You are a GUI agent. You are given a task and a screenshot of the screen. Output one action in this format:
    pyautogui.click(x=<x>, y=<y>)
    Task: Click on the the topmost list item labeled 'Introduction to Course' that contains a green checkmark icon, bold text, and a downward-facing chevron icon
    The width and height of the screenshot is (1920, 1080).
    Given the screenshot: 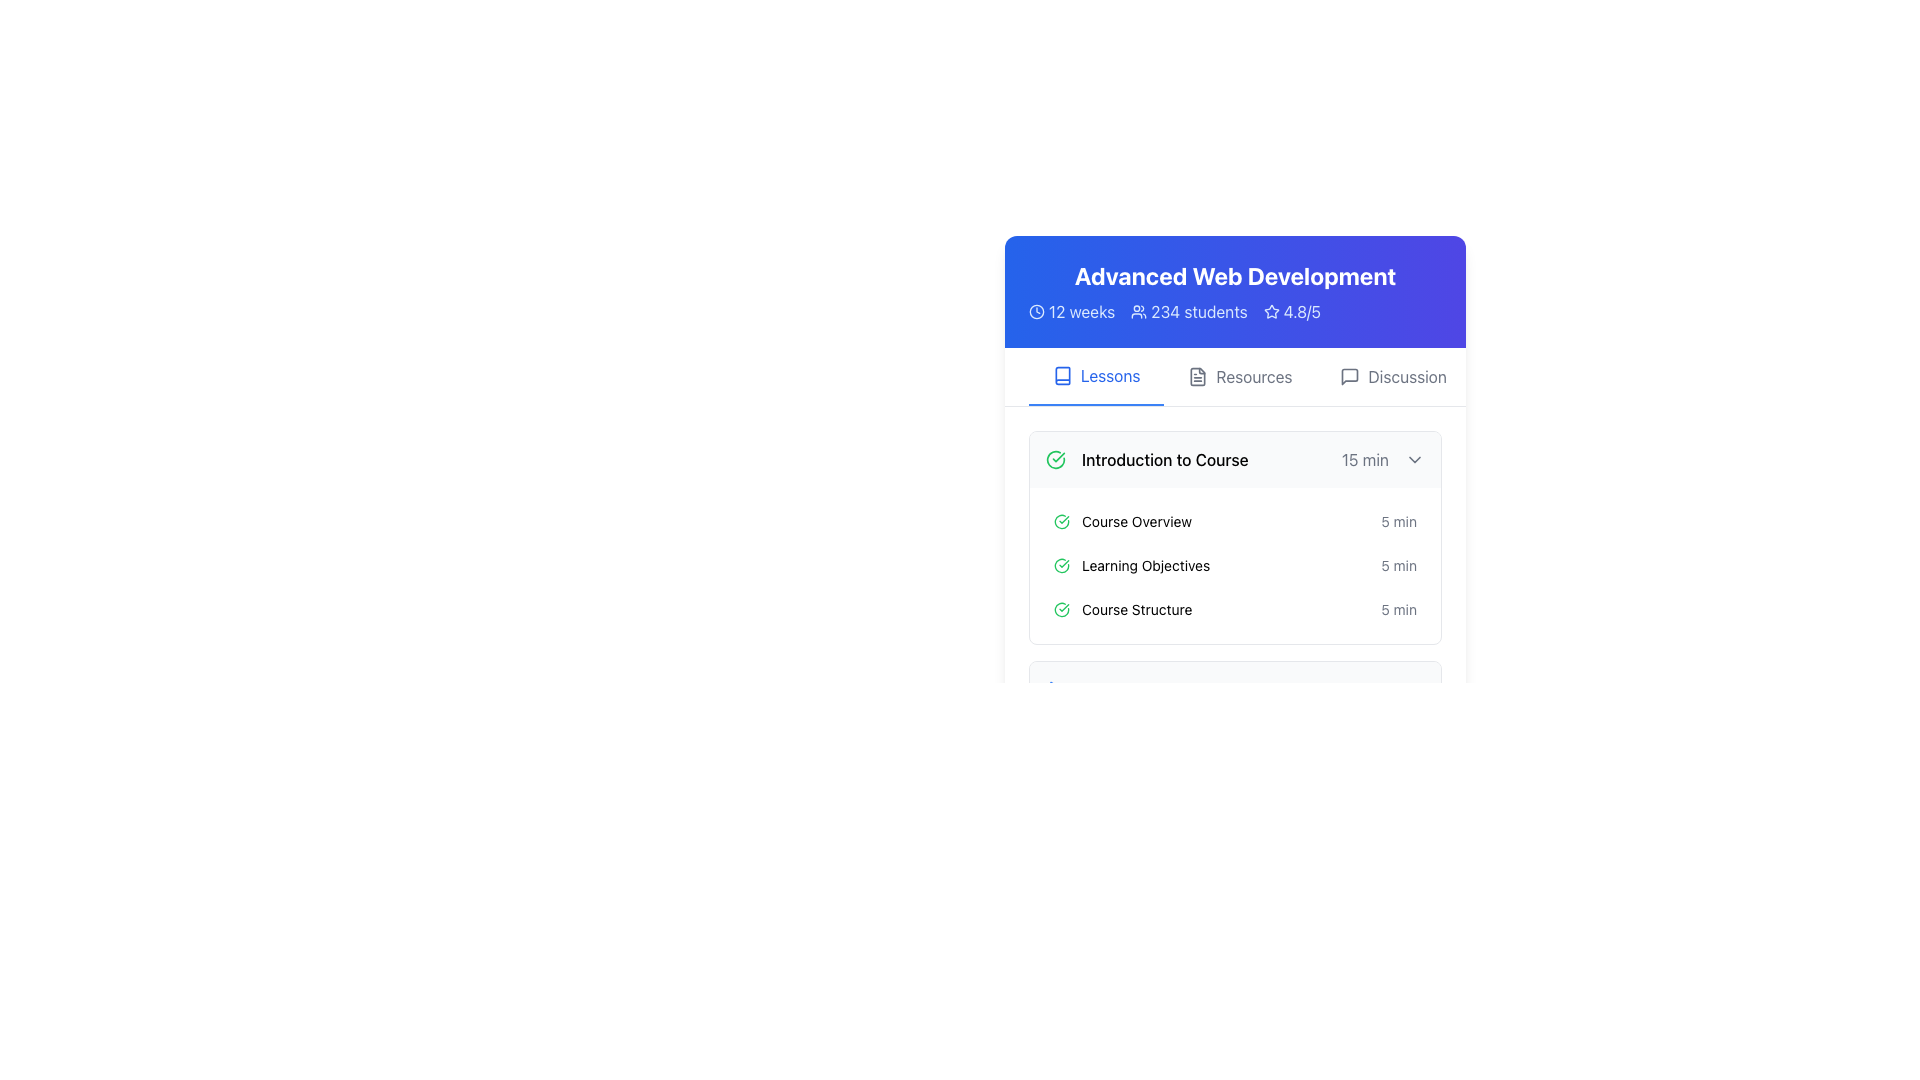 What is the action you would take?
    pyautogui.click(x=1234, y=459)
    